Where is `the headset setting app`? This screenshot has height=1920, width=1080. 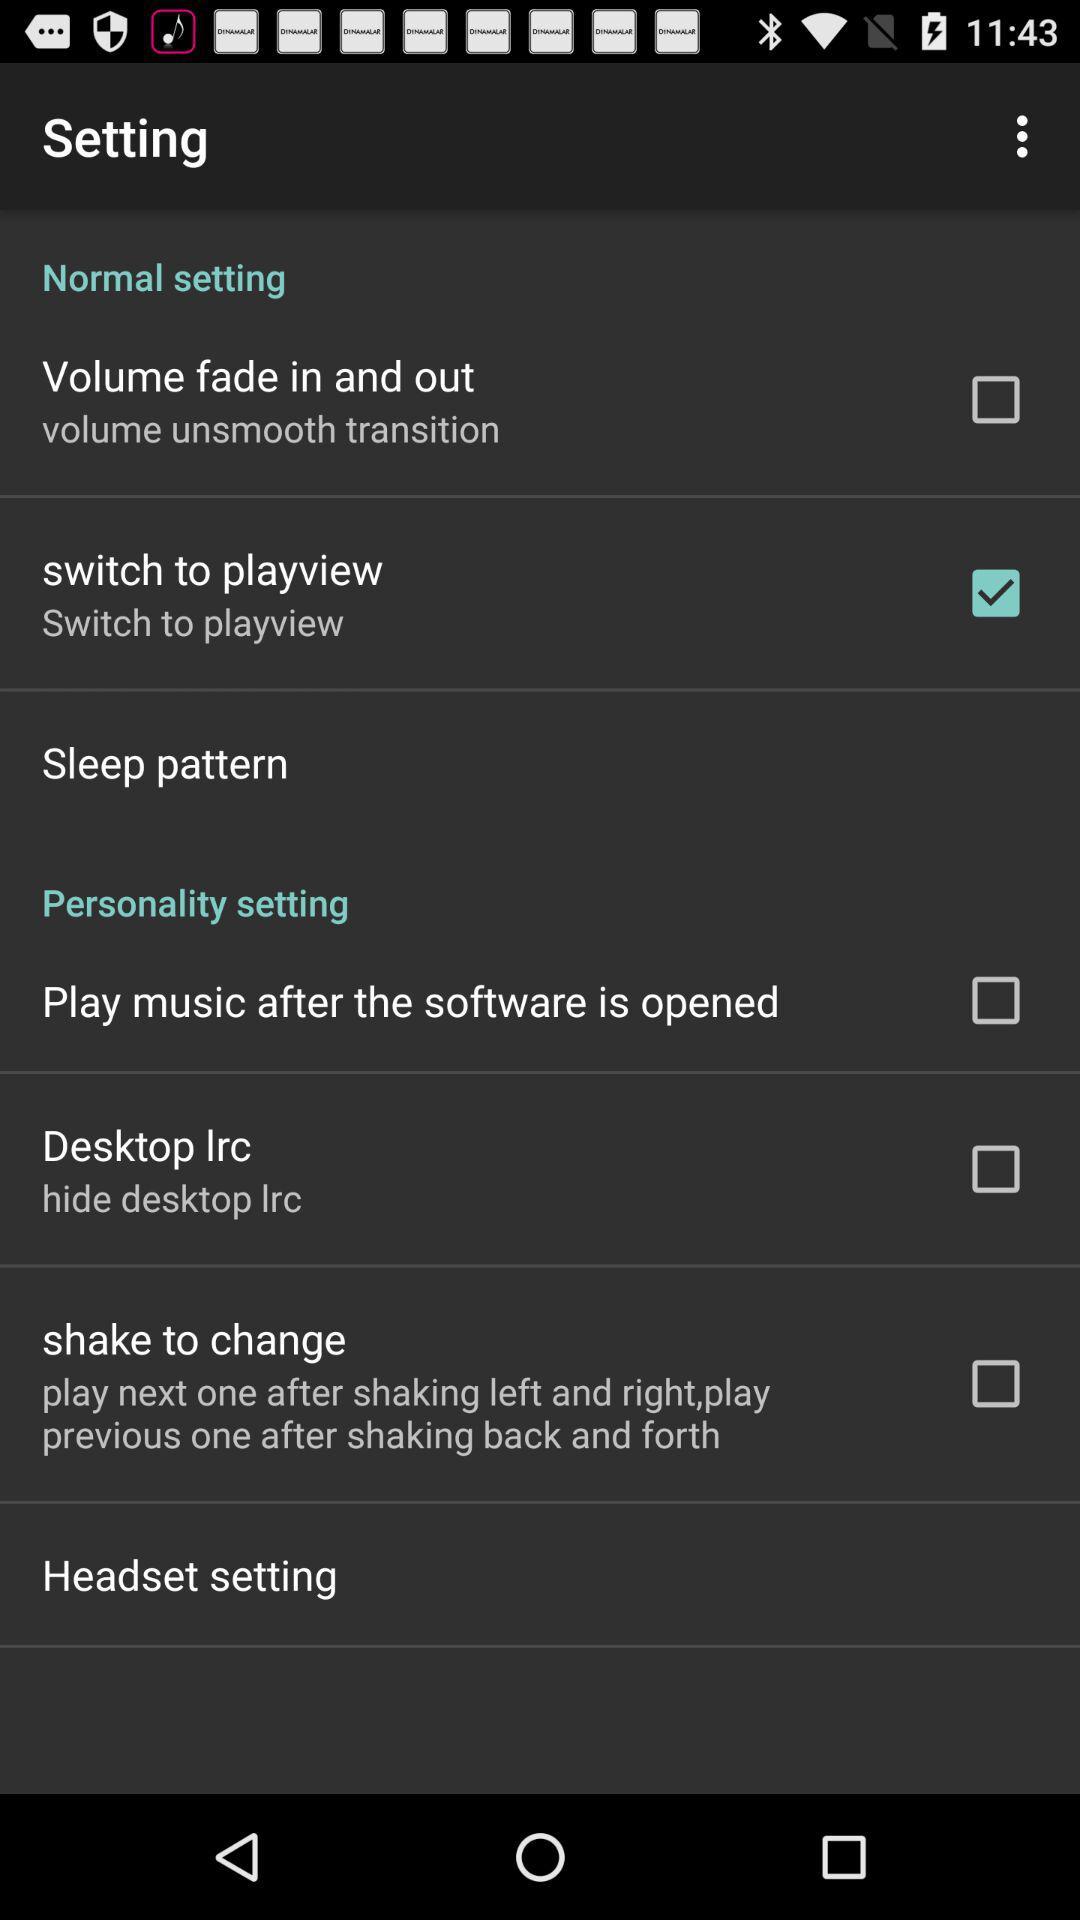 the headset setting app is located at coordinates (189, 1573).